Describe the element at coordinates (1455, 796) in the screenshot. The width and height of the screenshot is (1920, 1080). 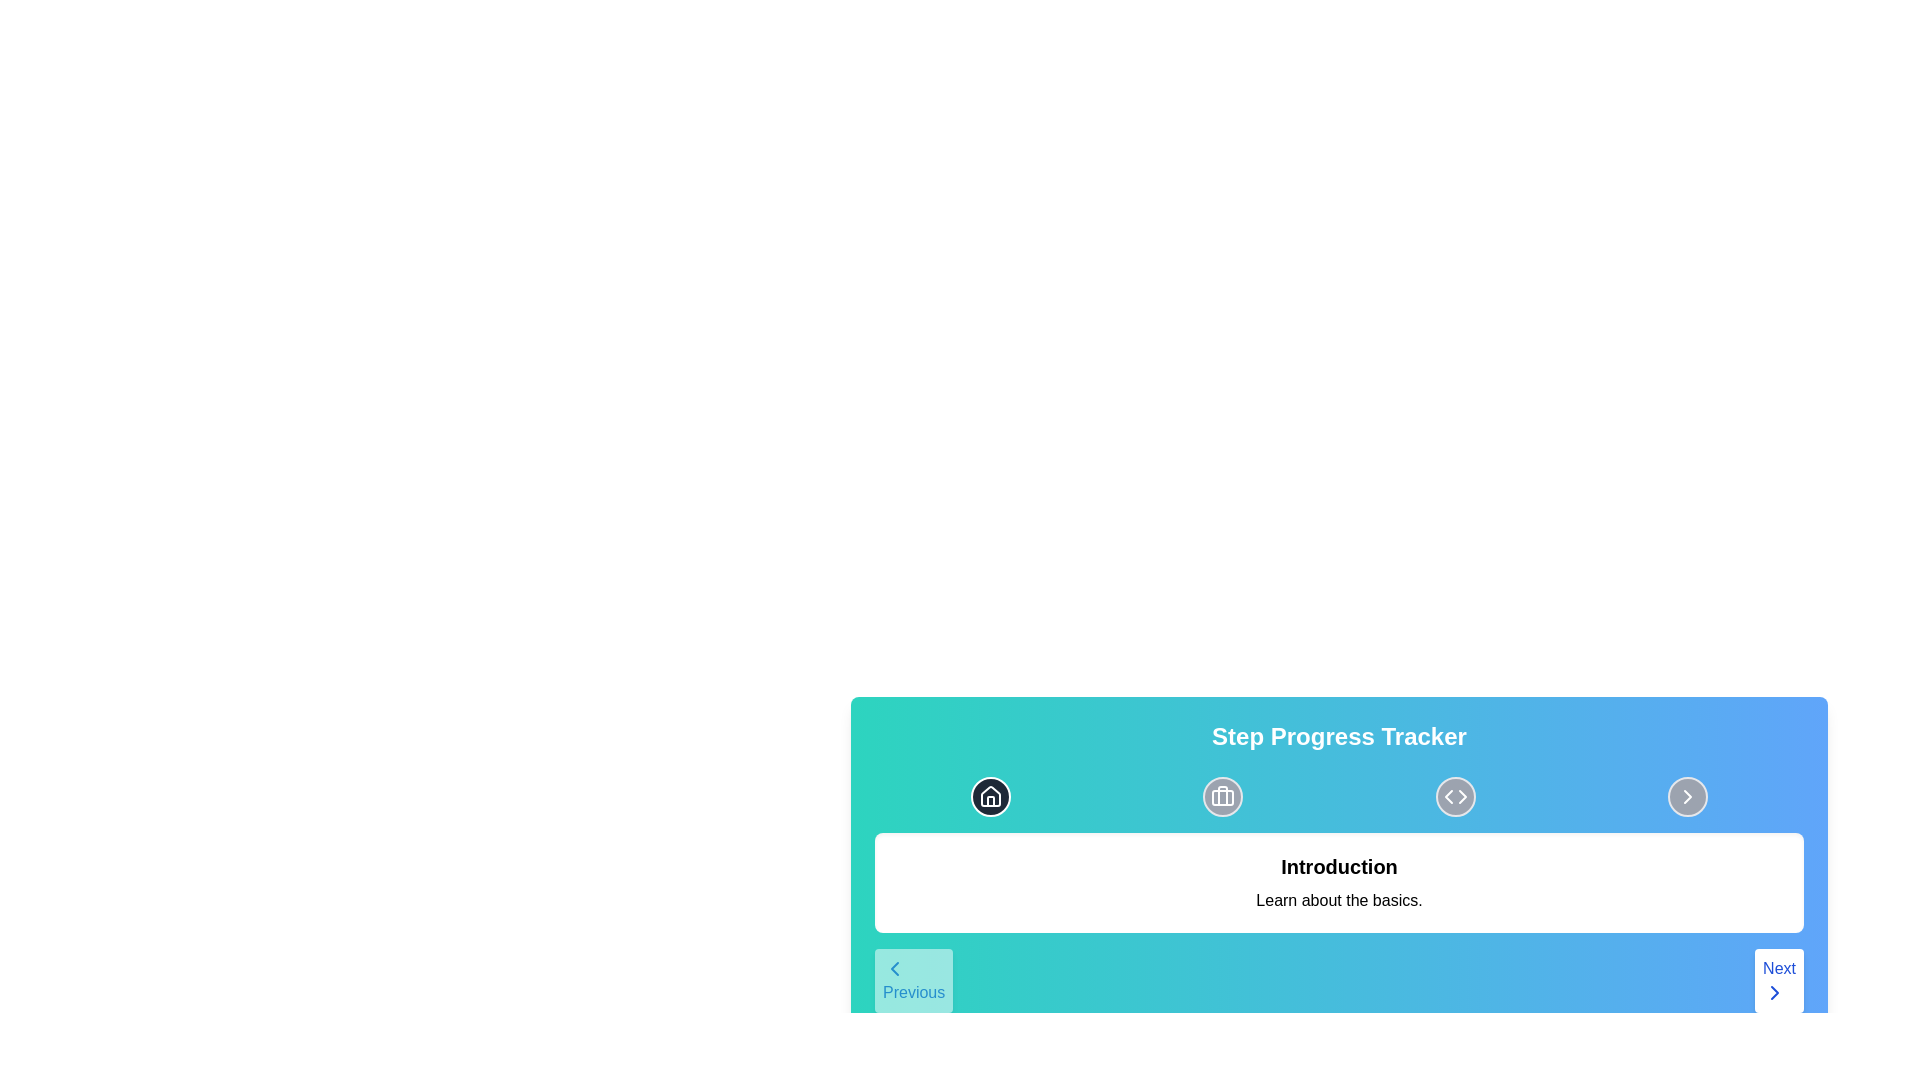
I see `the third circular button with an icon related to coding located in the top-right section of the 'Step Progress Tracker' panel` at that location.